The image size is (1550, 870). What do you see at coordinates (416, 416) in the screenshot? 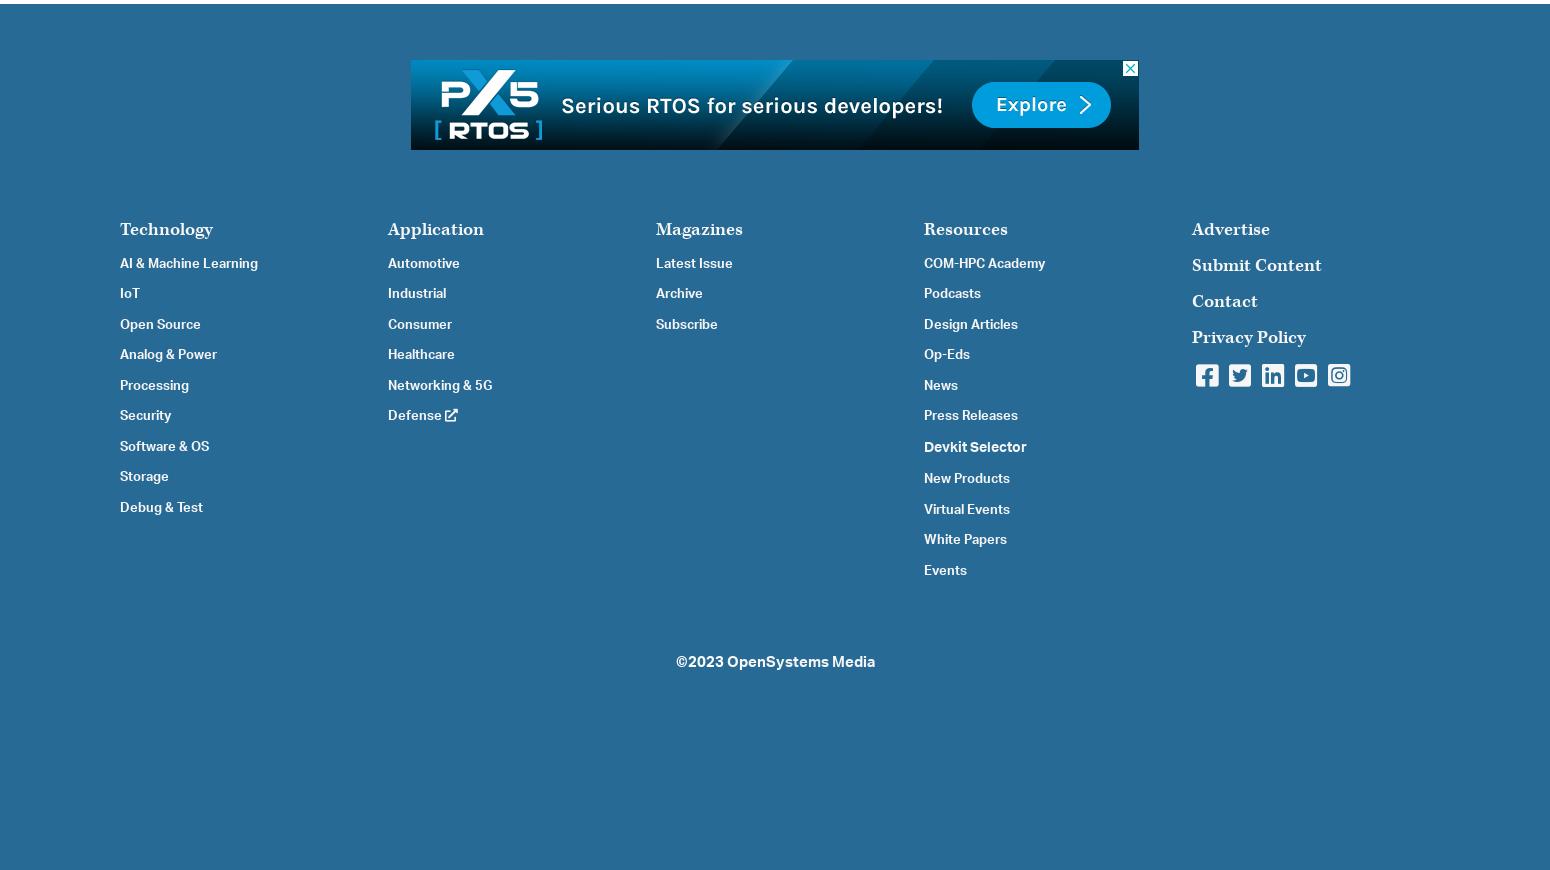
I see `'Defense'` at bounding box center [416, 416].